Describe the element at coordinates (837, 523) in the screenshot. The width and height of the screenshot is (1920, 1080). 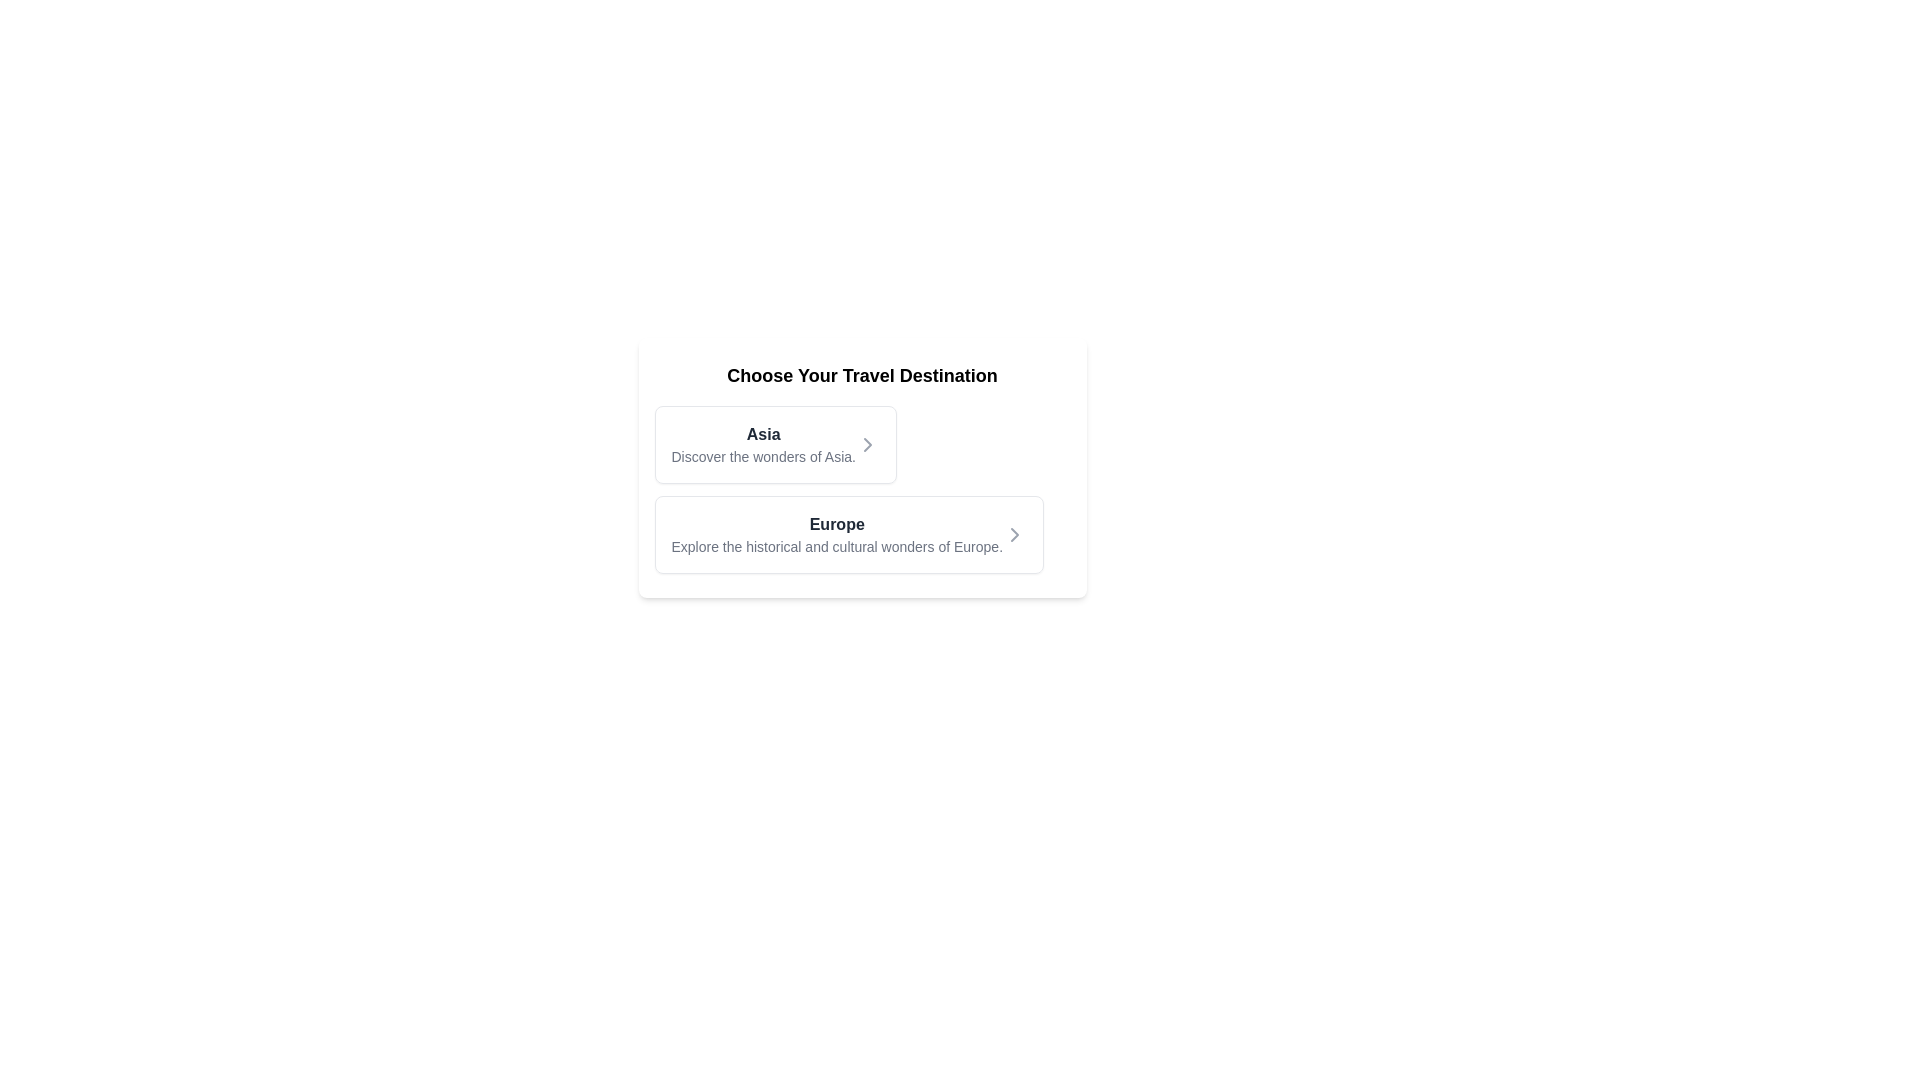
I see `the 'Europe' text label, which is a bold, dark font heading located under the 'Choose Your Travel Destination' section, positioned above the descriptive text about Europe` at that location.